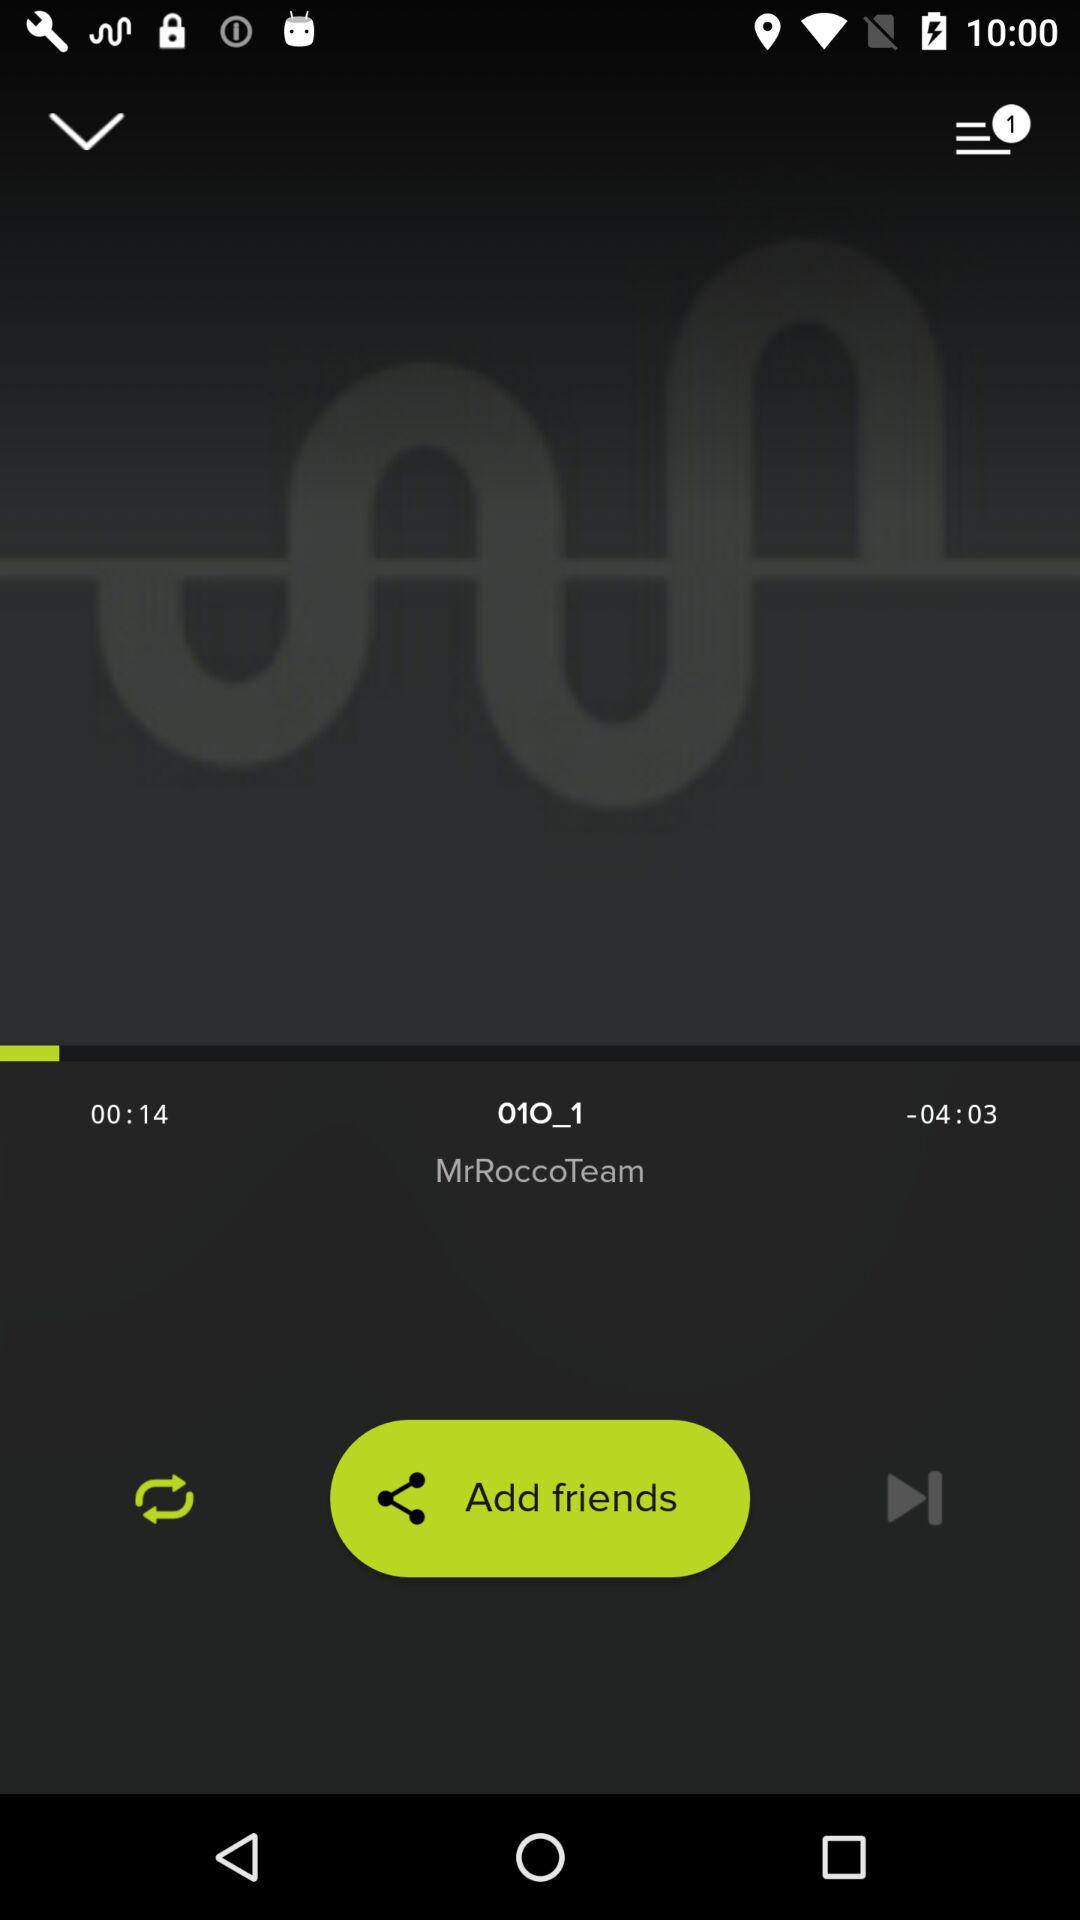 The height and width of the screenshot is (1920, 1080). What do you see at coordinates (993, 130) in the screenshot?
I see `the playlist icon` at bounding box center [993, 130].